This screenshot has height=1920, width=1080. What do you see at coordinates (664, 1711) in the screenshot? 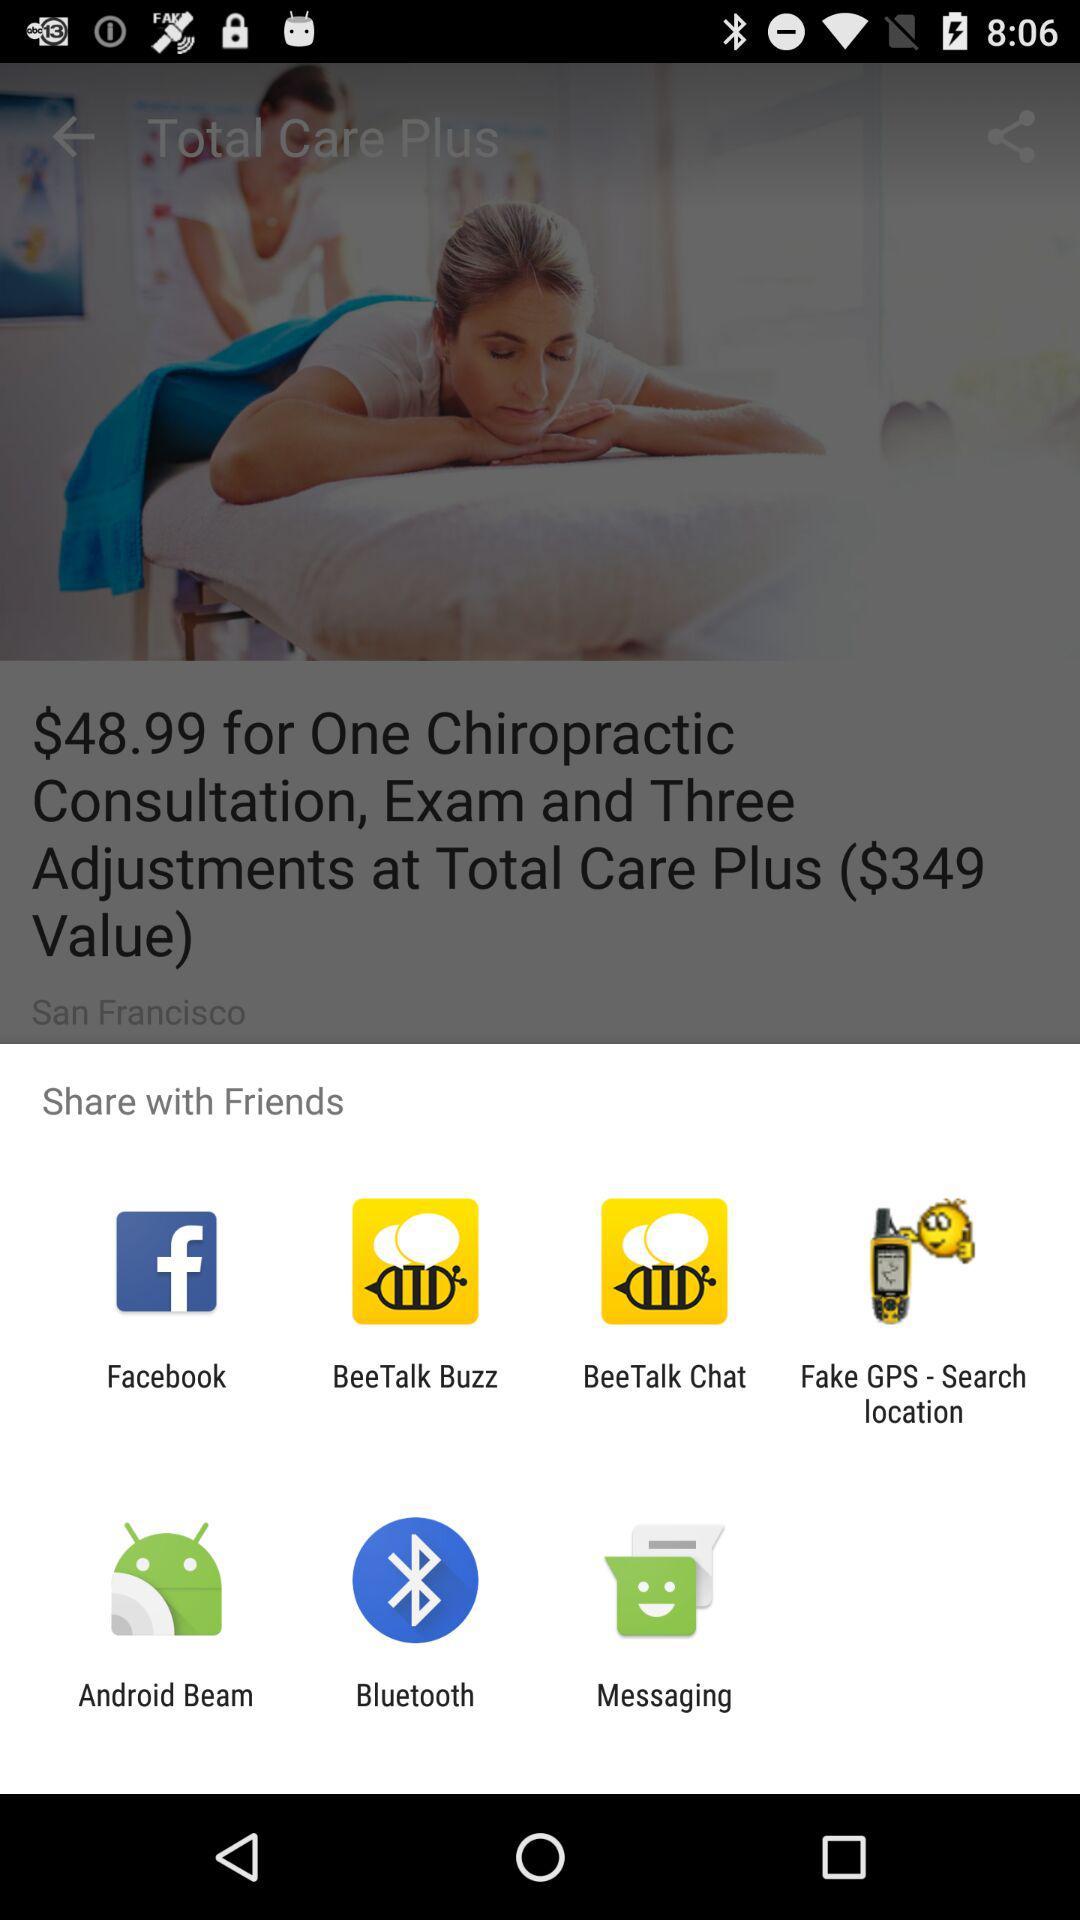
I see `the messaging` at bounding box center [664, 1711].